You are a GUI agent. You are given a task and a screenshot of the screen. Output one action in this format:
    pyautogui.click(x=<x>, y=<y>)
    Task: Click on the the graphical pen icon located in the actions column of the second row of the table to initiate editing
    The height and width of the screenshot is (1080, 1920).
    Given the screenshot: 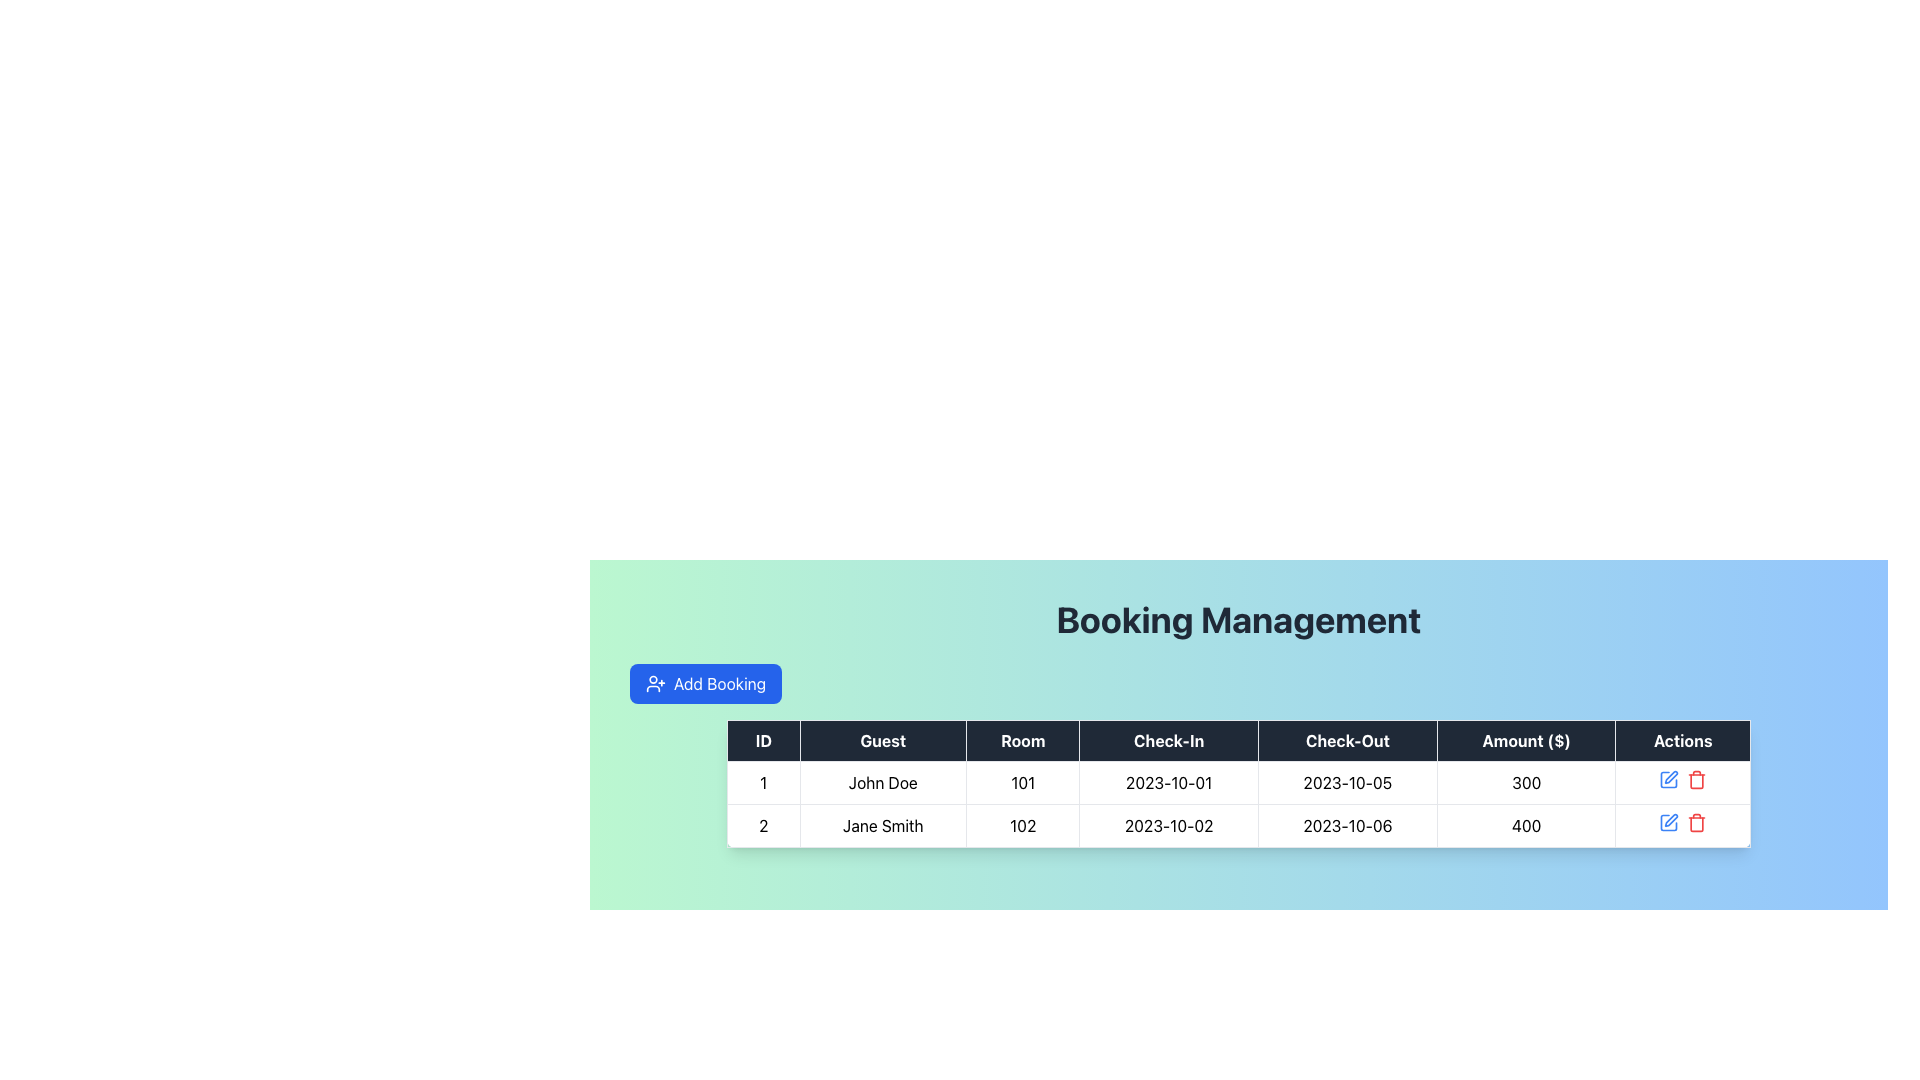 What is the action you would take?
    pyautogui.click(x=1671, y=776)
    